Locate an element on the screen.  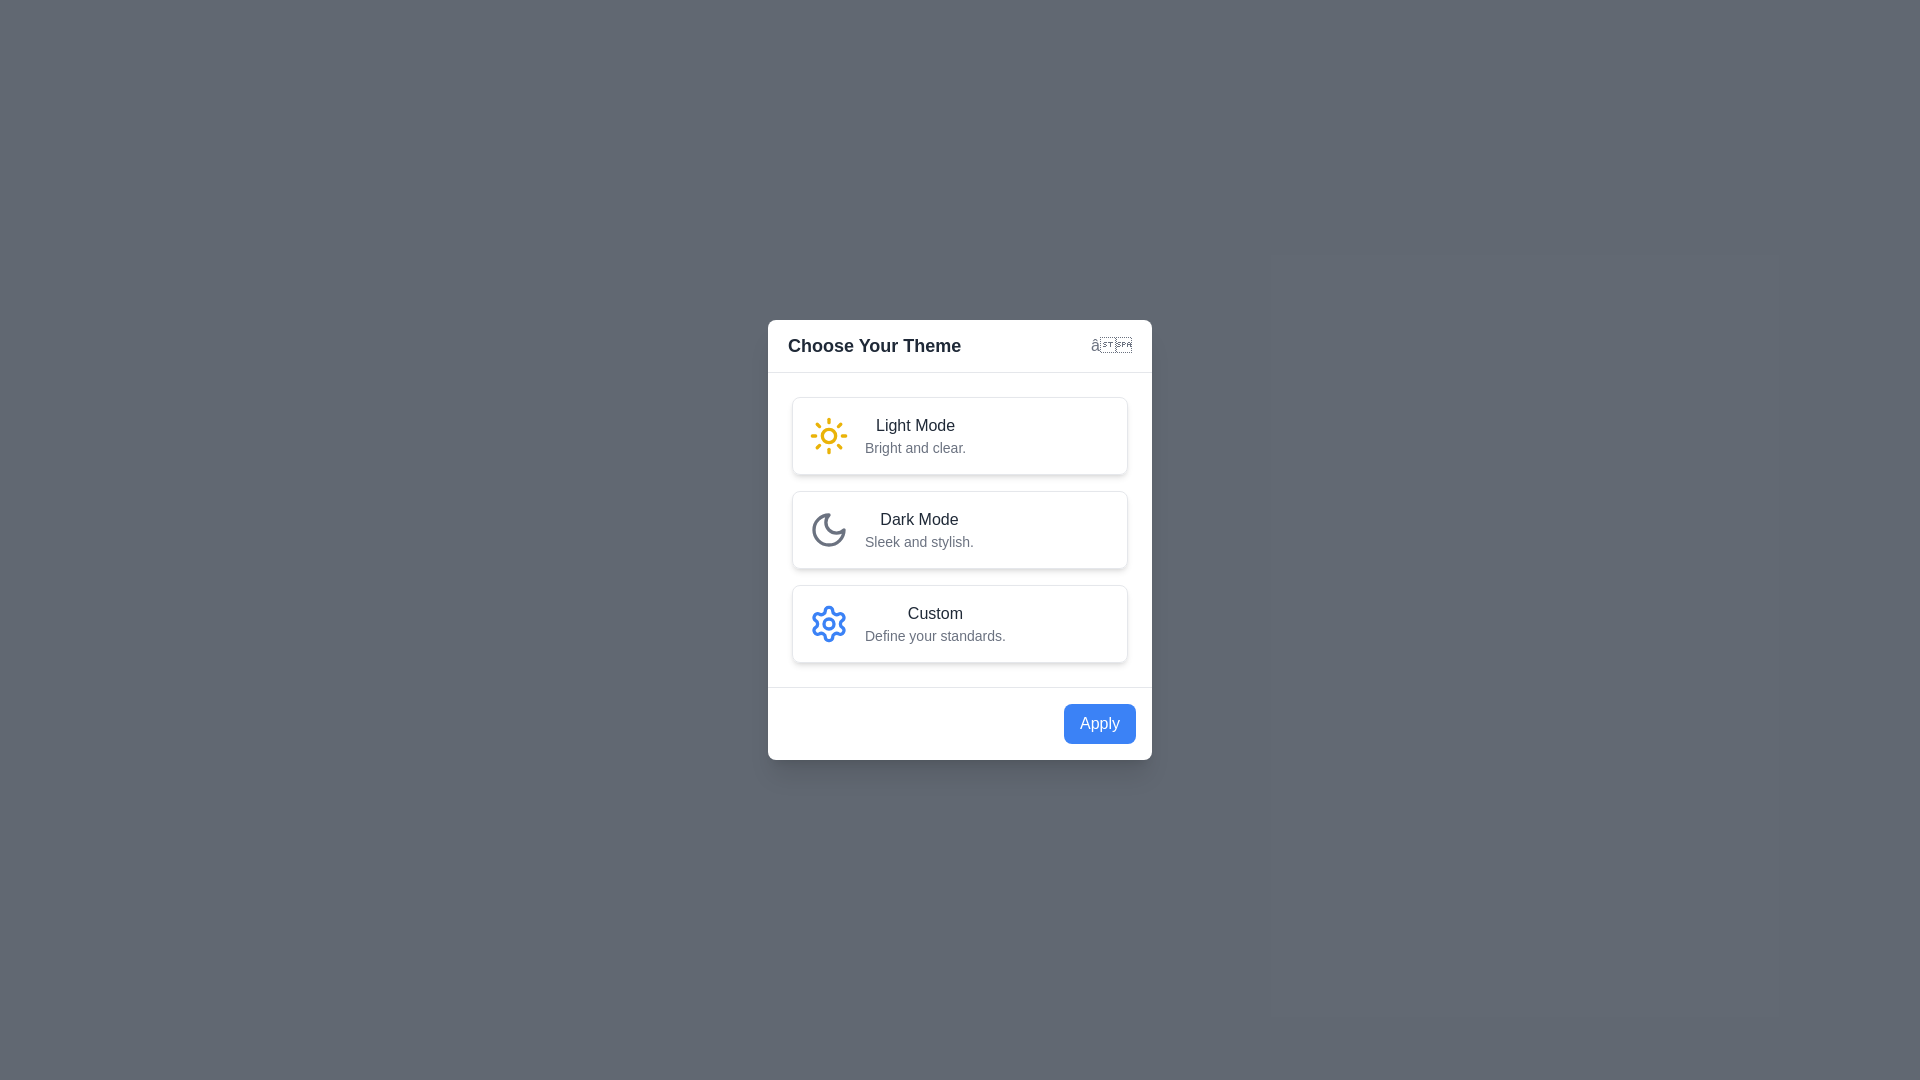
the theme card for Custom theme is located at coordinates (960, 623).